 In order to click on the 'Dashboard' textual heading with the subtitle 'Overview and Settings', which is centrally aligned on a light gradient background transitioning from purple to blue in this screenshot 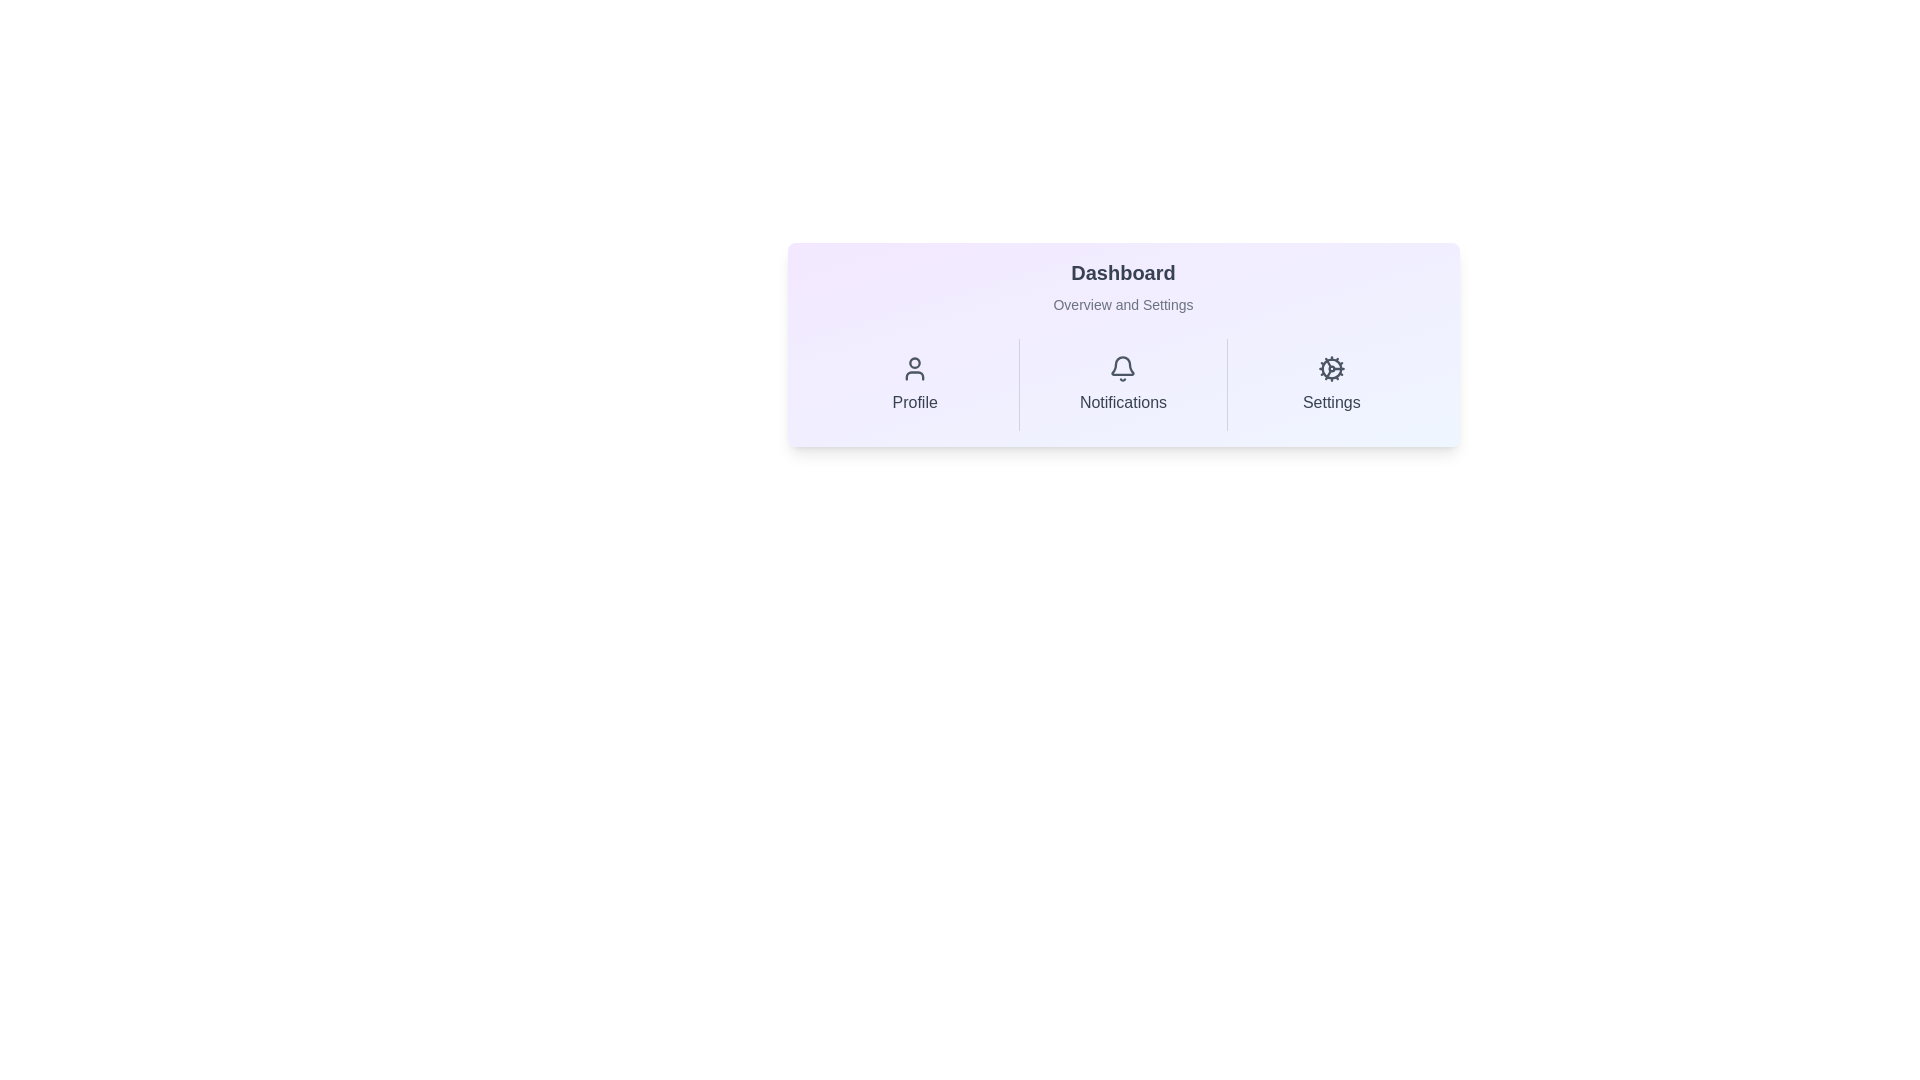, I will do `click(1123, 286)`.